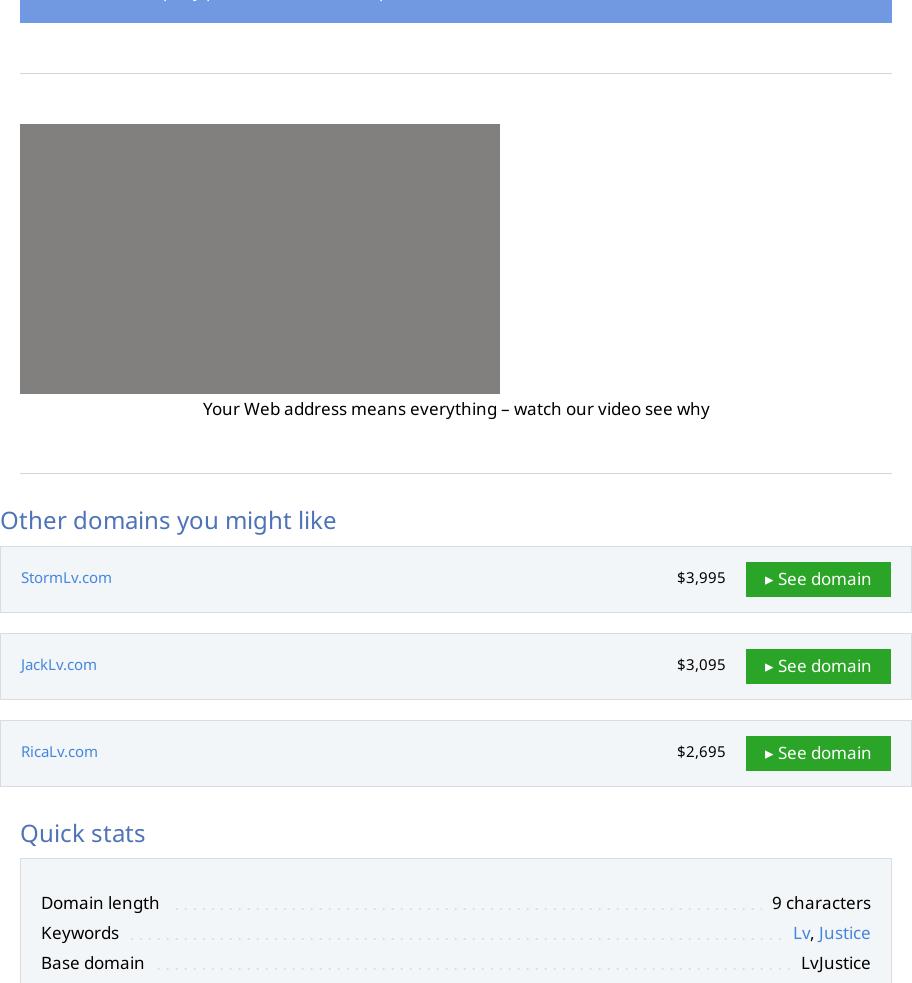 The image size is (912, 983). I want to click on 'StormLv.com', so click(65, 576).